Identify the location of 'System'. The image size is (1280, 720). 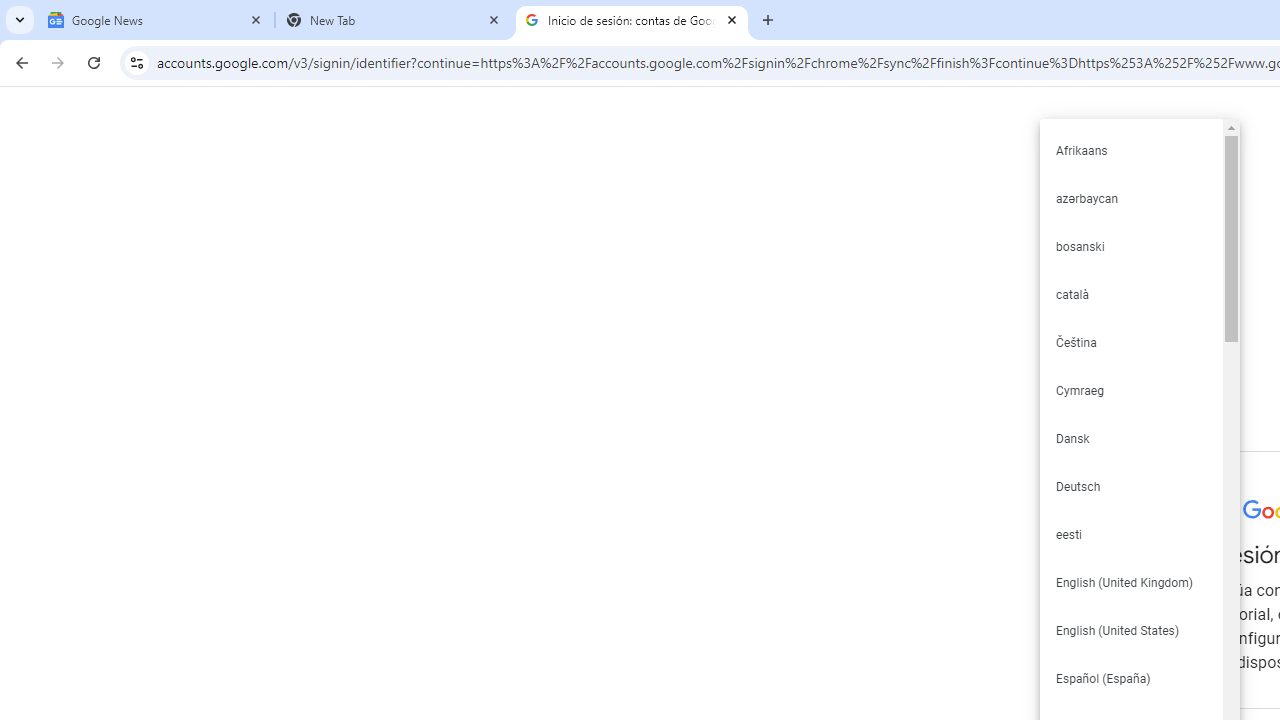
(10, 11).